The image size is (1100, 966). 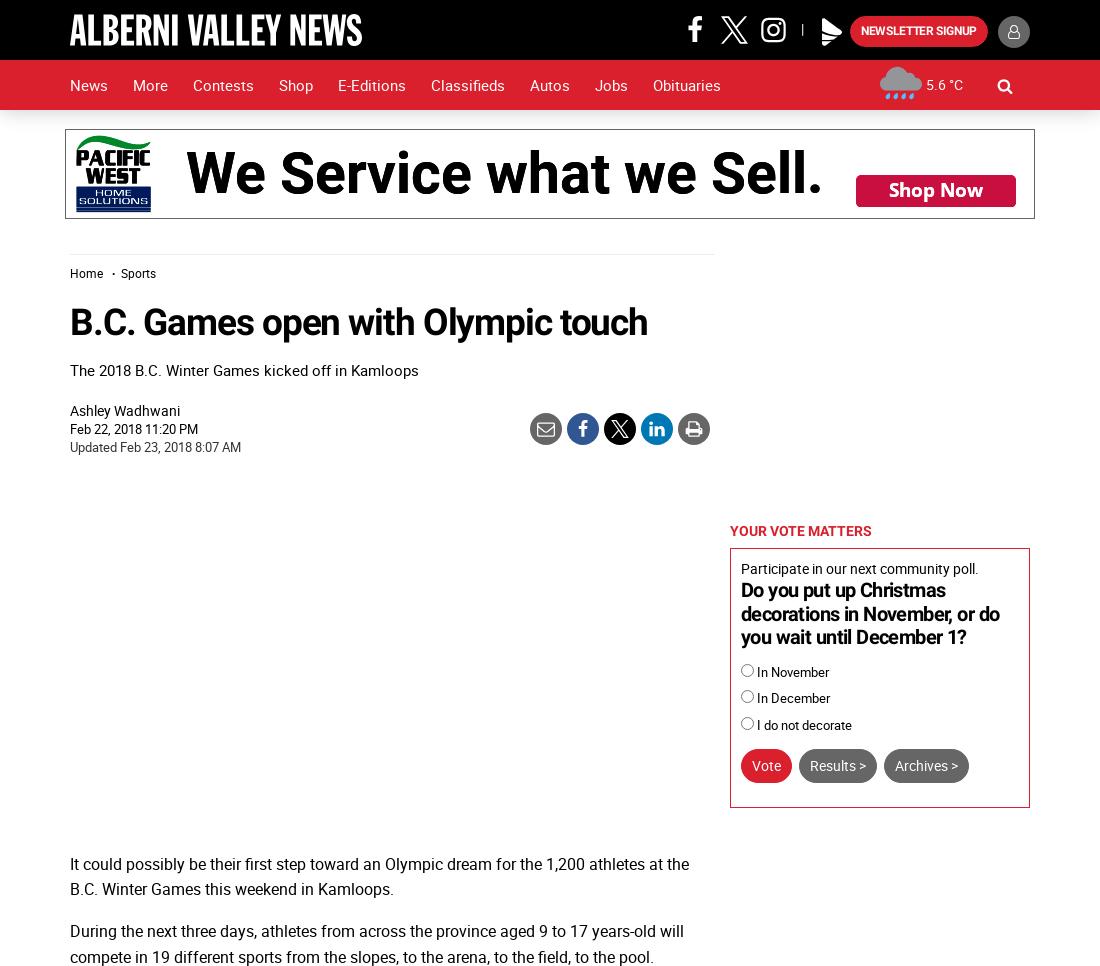 I want to click on 'Autos', so click(x=550, y=84).